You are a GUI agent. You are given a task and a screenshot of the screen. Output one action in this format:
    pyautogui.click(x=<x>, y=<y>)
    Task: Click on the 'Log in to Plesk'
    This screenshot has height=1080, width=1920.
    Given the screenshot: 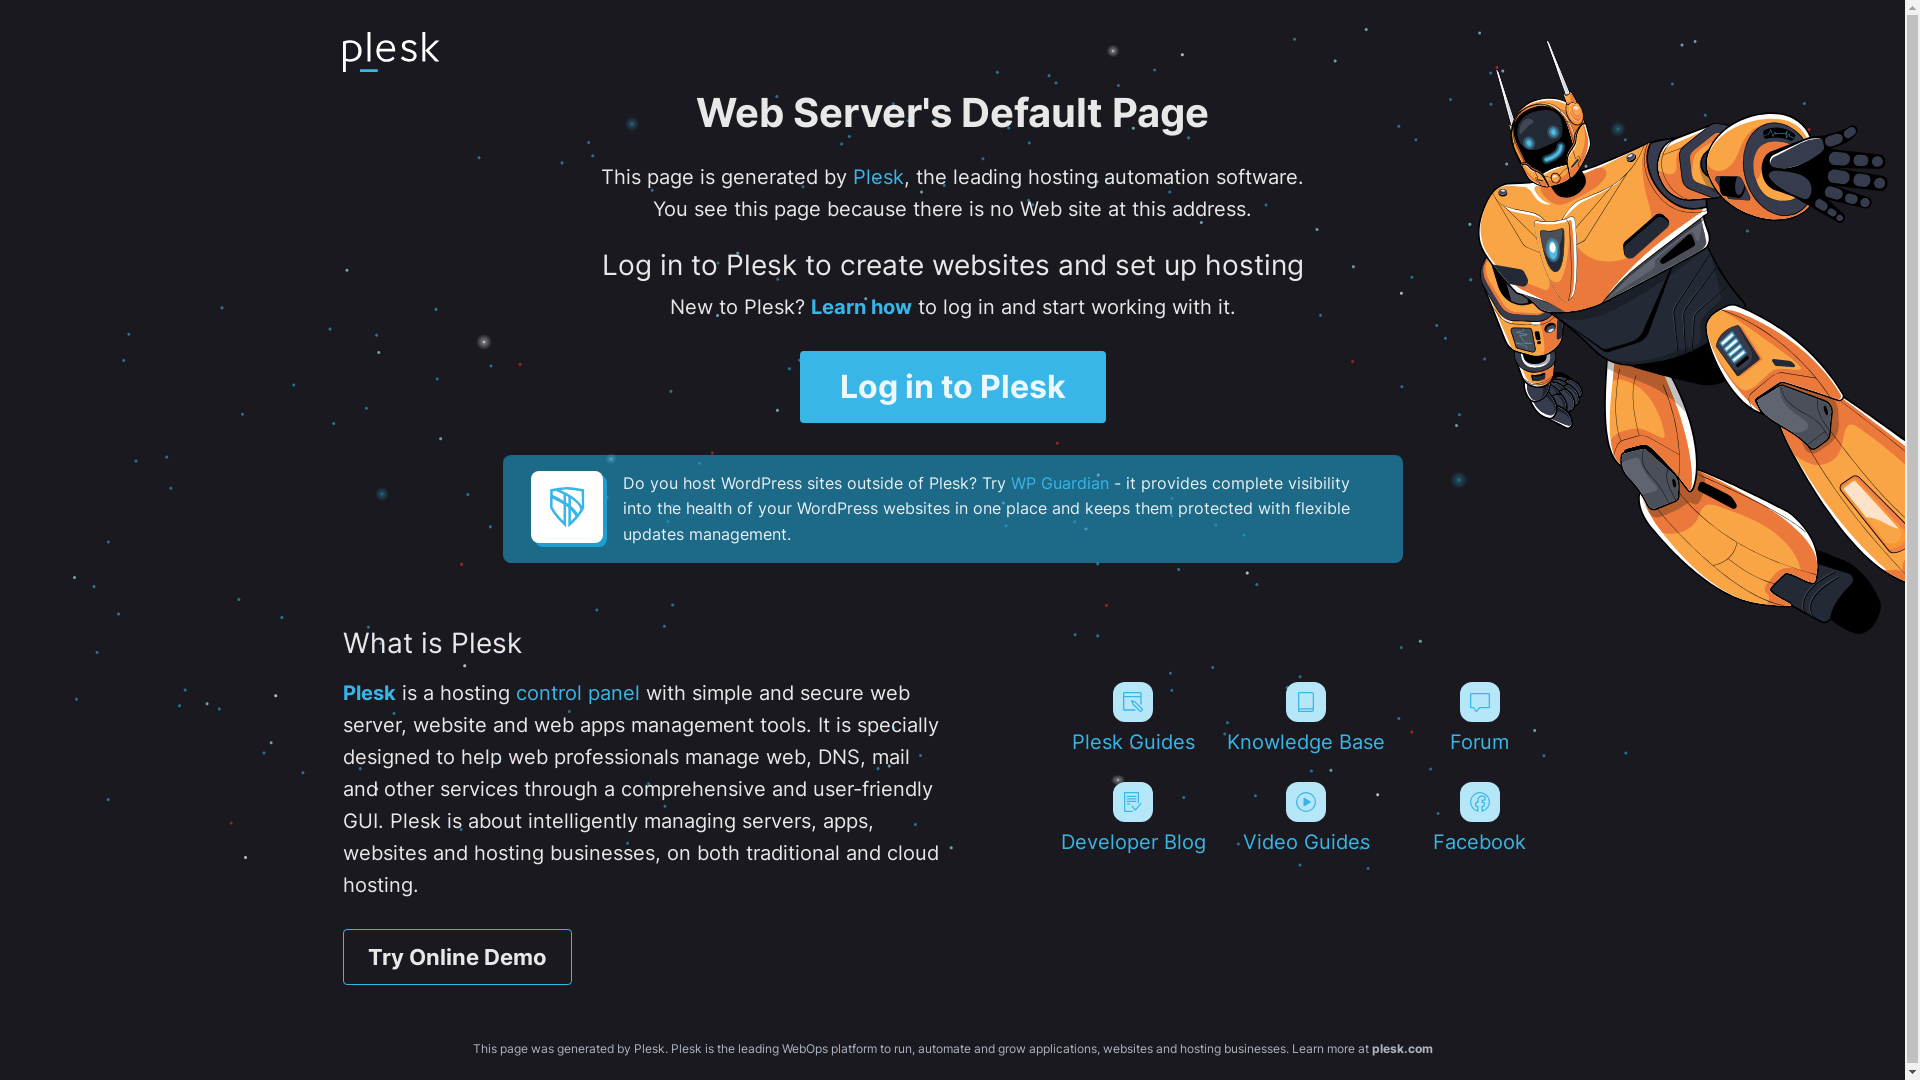 What is the action you would take?
    pyautogui.click(x=952, y=386)
    